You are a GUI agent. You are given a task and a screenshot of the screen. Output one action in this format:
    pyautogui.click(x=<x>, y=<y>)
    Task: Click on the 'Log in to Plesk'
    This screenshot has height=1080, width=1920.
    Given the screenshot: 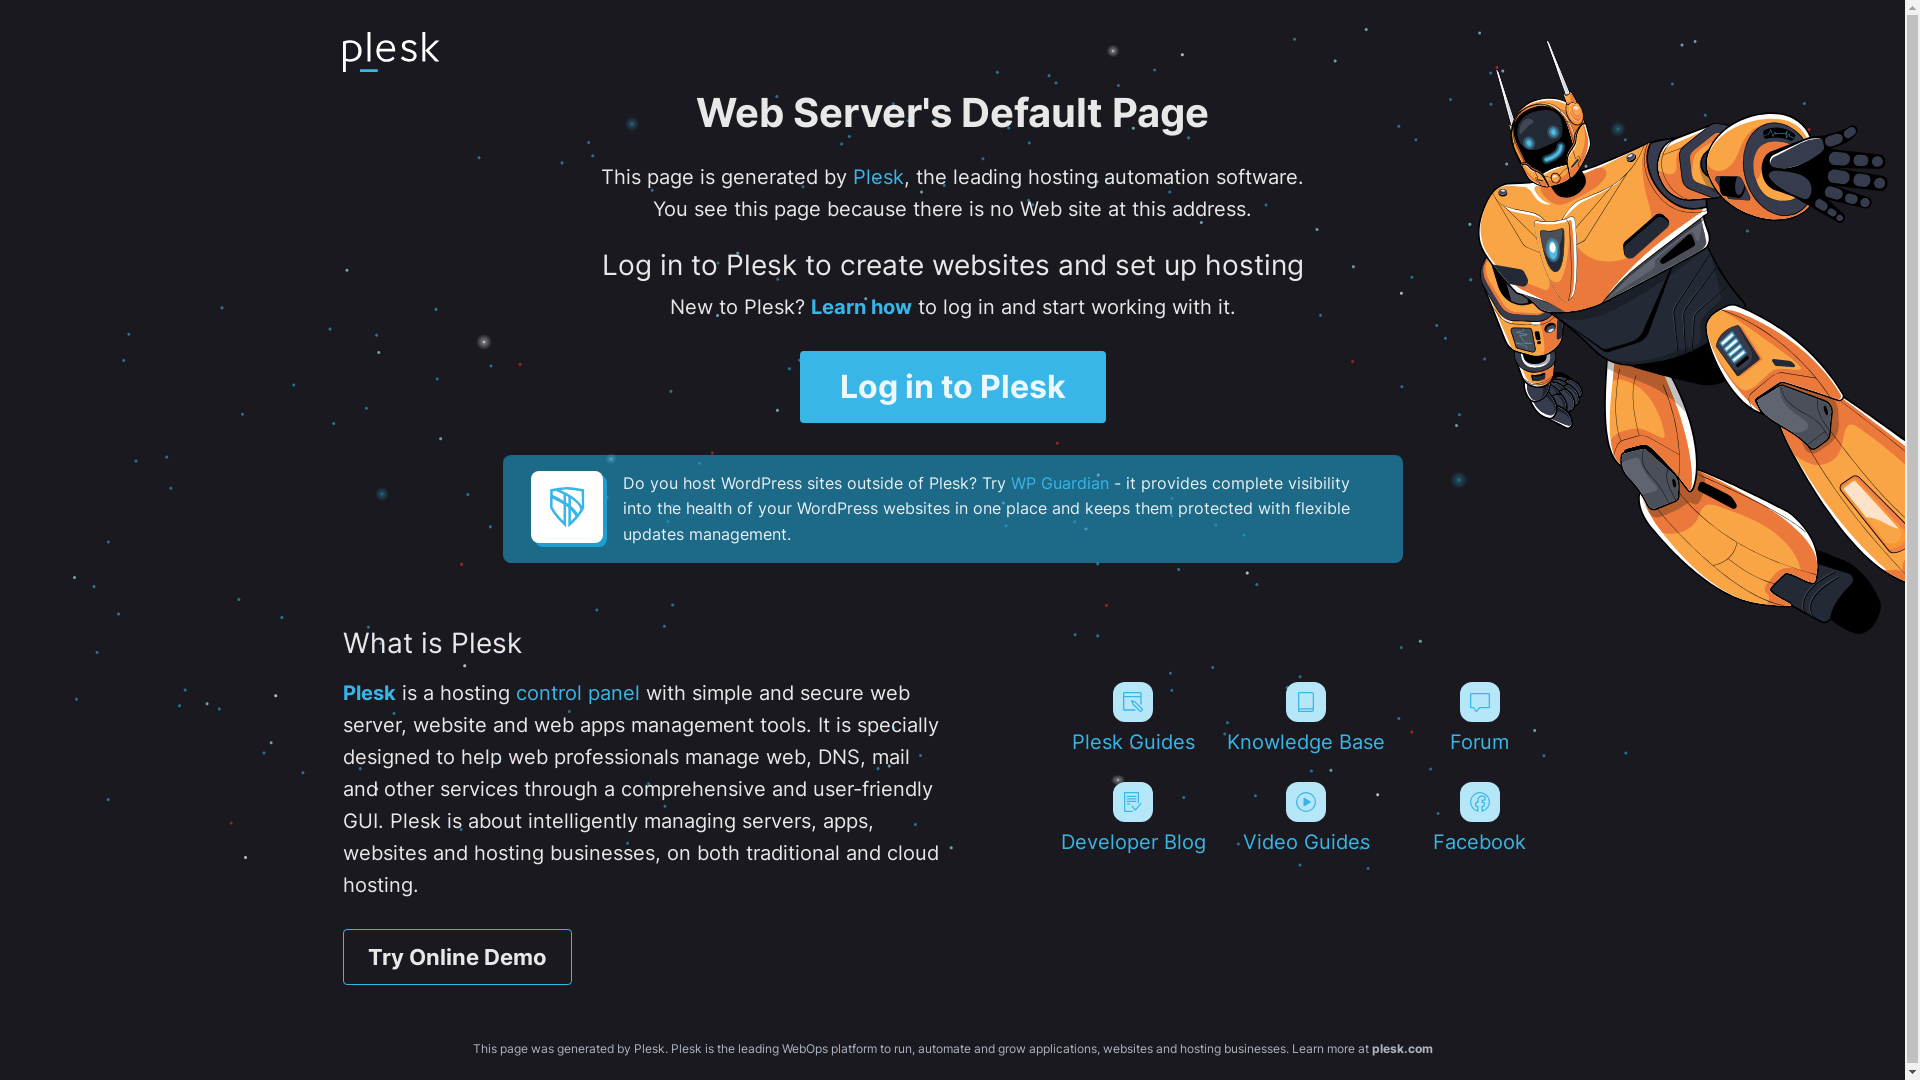 What is the action you would take?
    pyautogui.click(x=952, y=386)
    